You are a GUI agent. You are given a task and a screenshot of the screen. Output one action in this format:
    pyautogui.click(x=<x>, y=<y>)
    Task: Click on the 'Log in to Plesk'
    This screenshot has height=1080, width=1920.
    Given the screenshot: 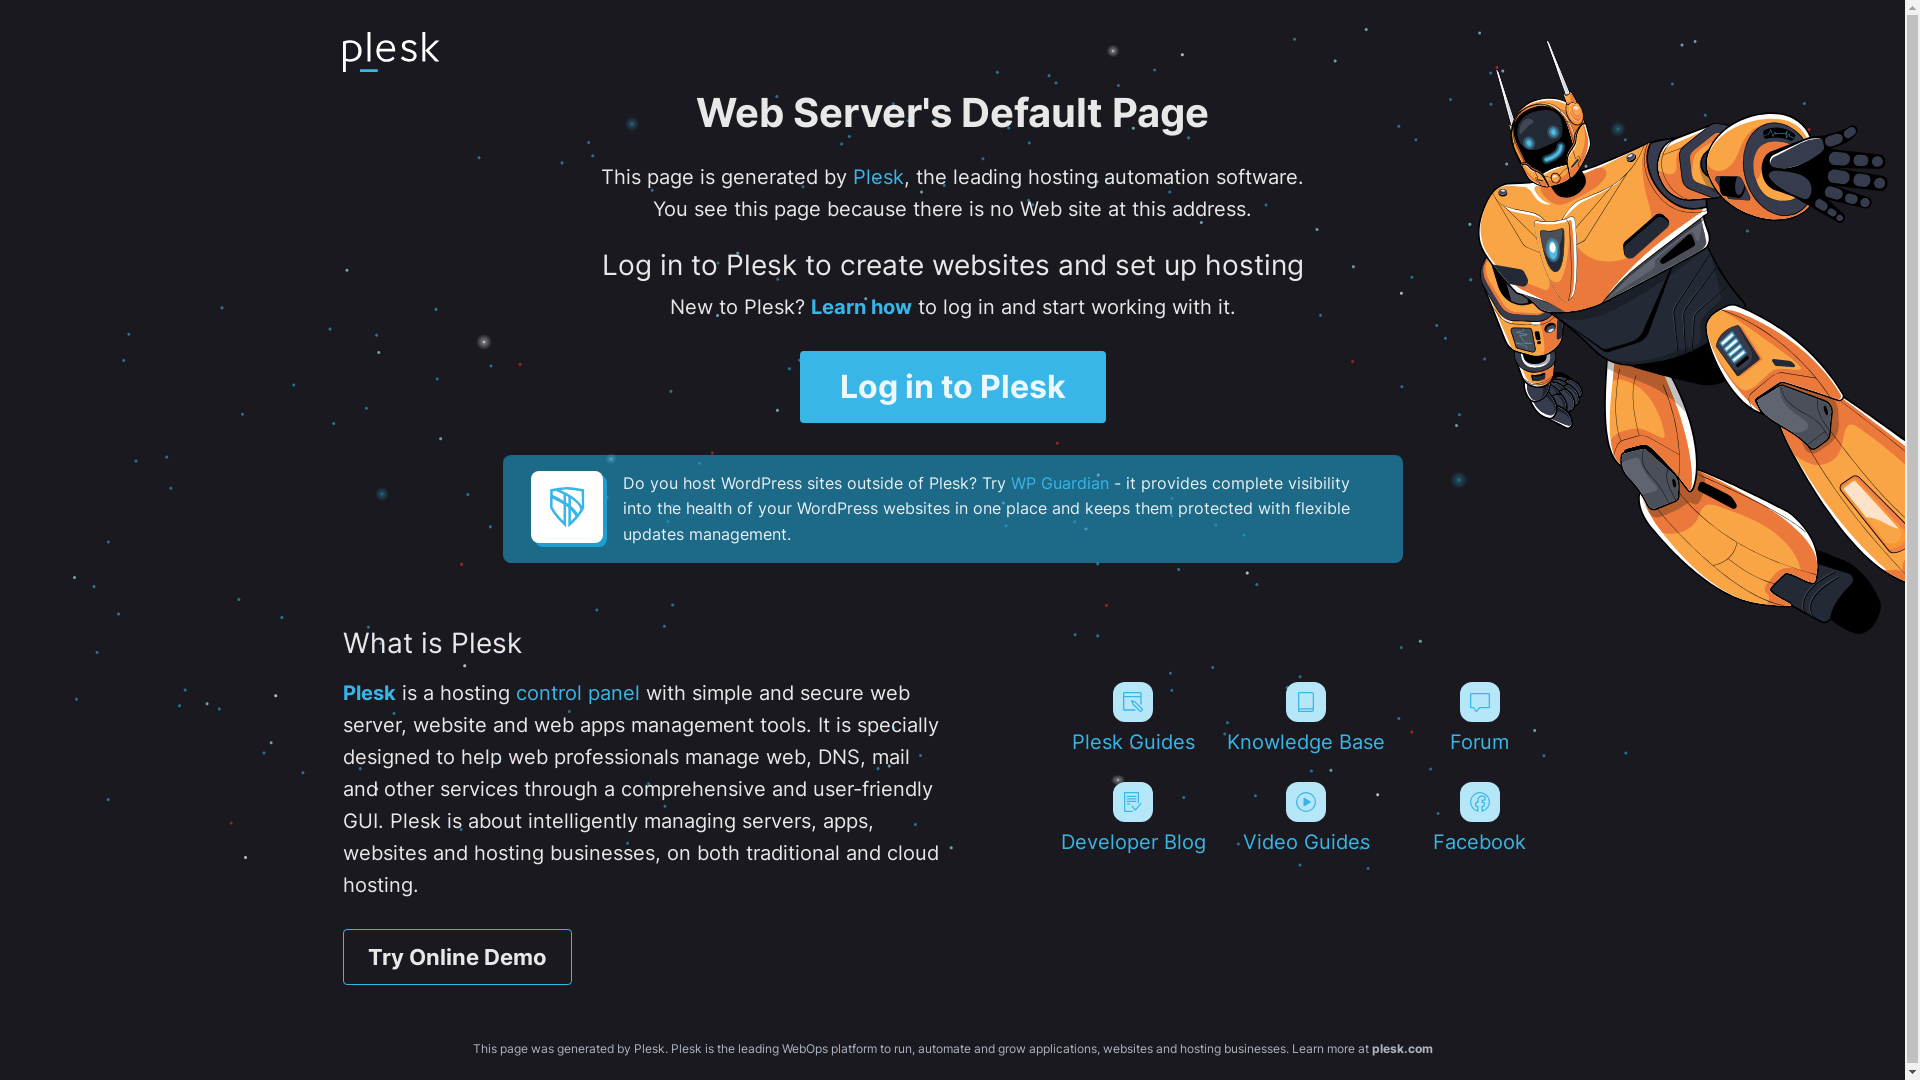 What is the action you would take?
    pyautogui.click(x=952, y=386)
    